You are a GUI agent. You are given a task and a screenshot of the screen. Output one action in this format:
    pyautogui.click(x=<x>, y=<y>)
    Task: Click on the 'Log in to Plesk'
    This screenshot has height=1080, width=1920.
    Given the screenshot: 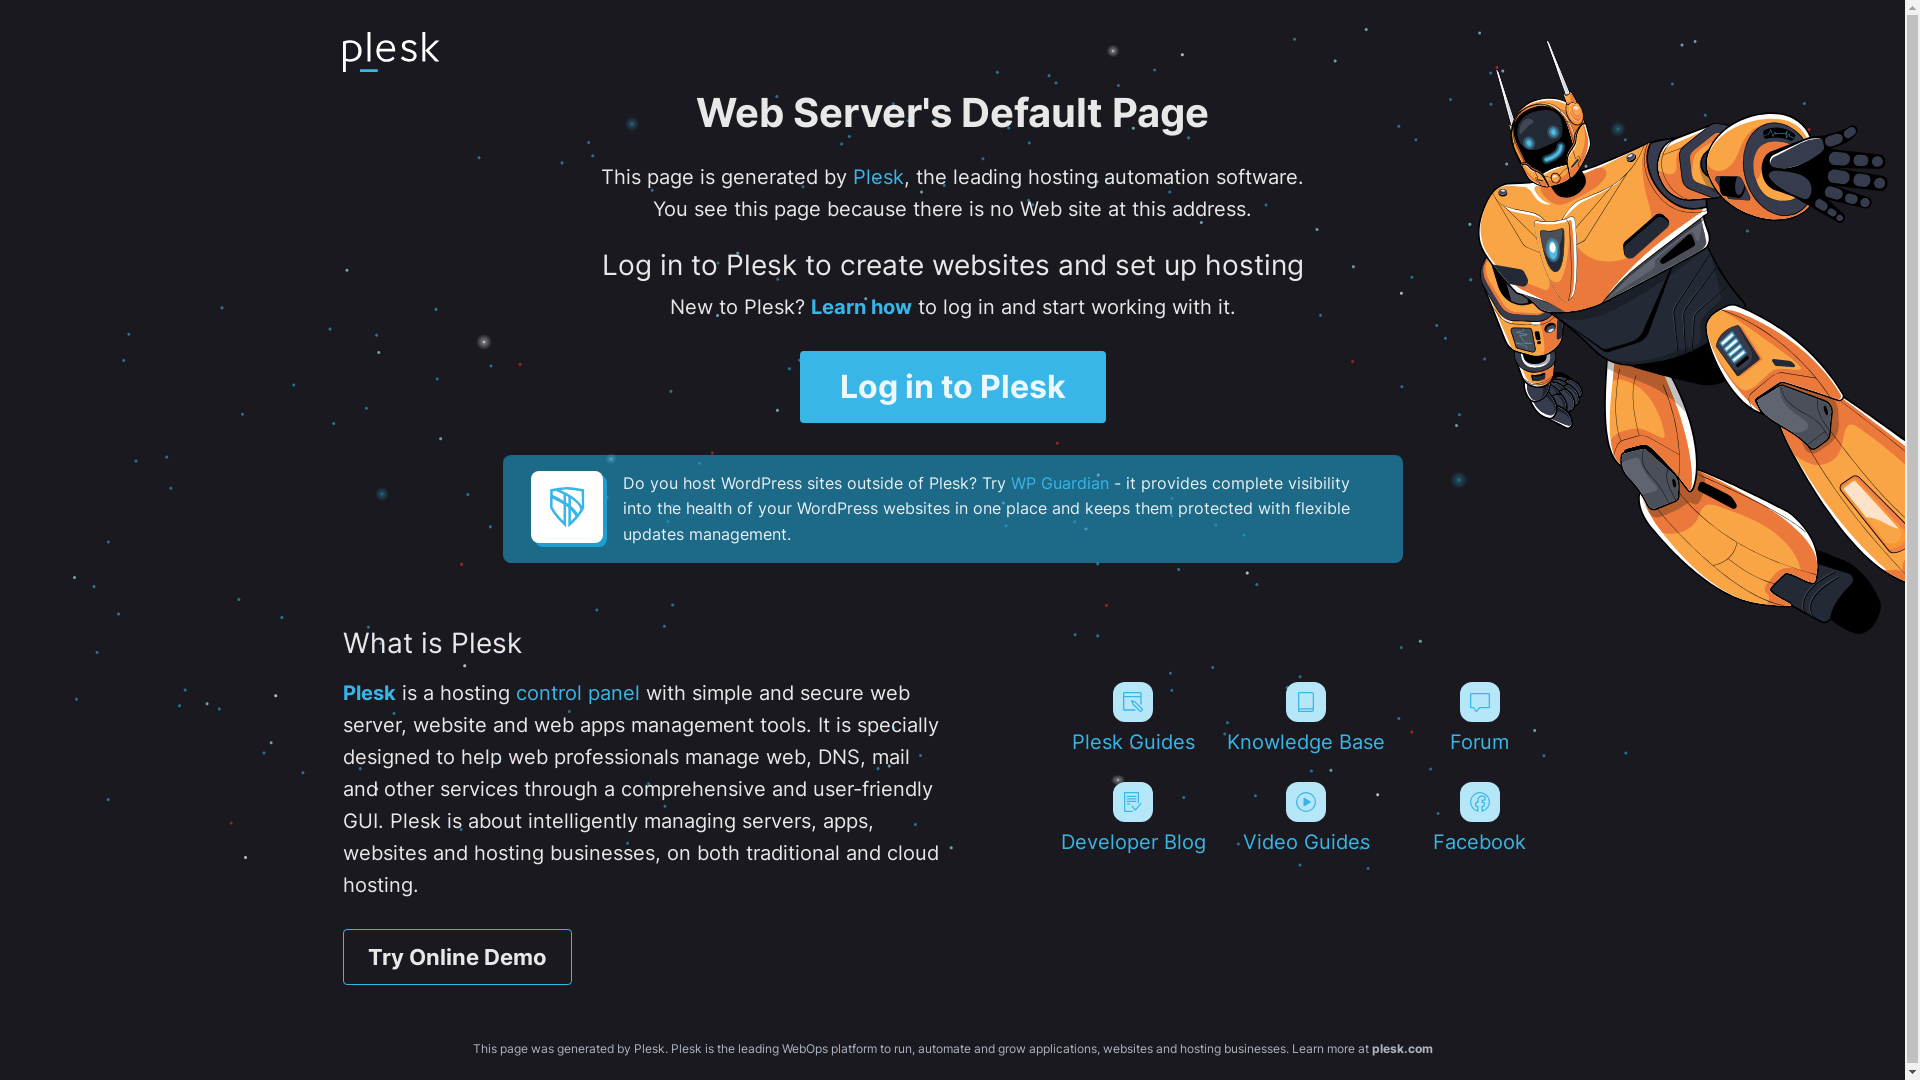 What is the action you would take?
    pyautogui.click(x=952, y=386)
    